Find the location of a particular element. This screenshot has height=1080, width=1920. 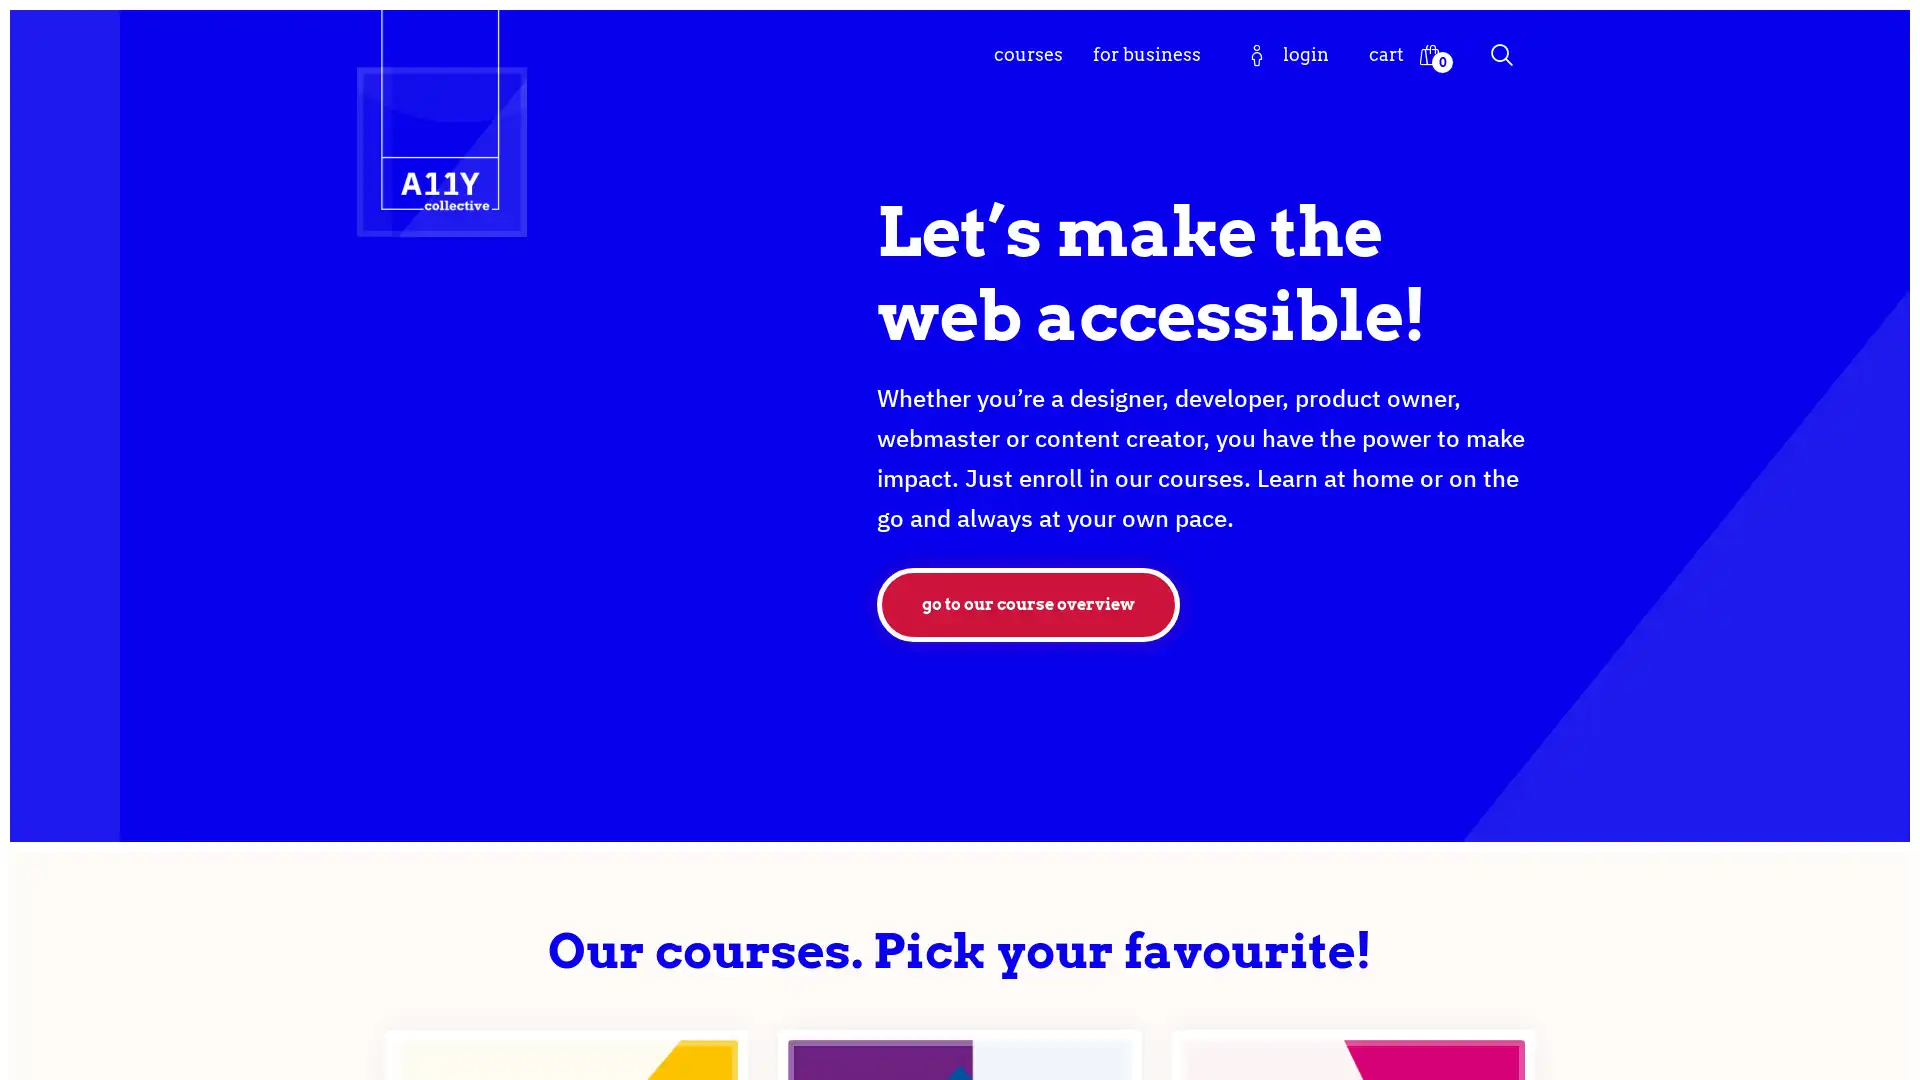

Search is located at coordinates (1502, 53).